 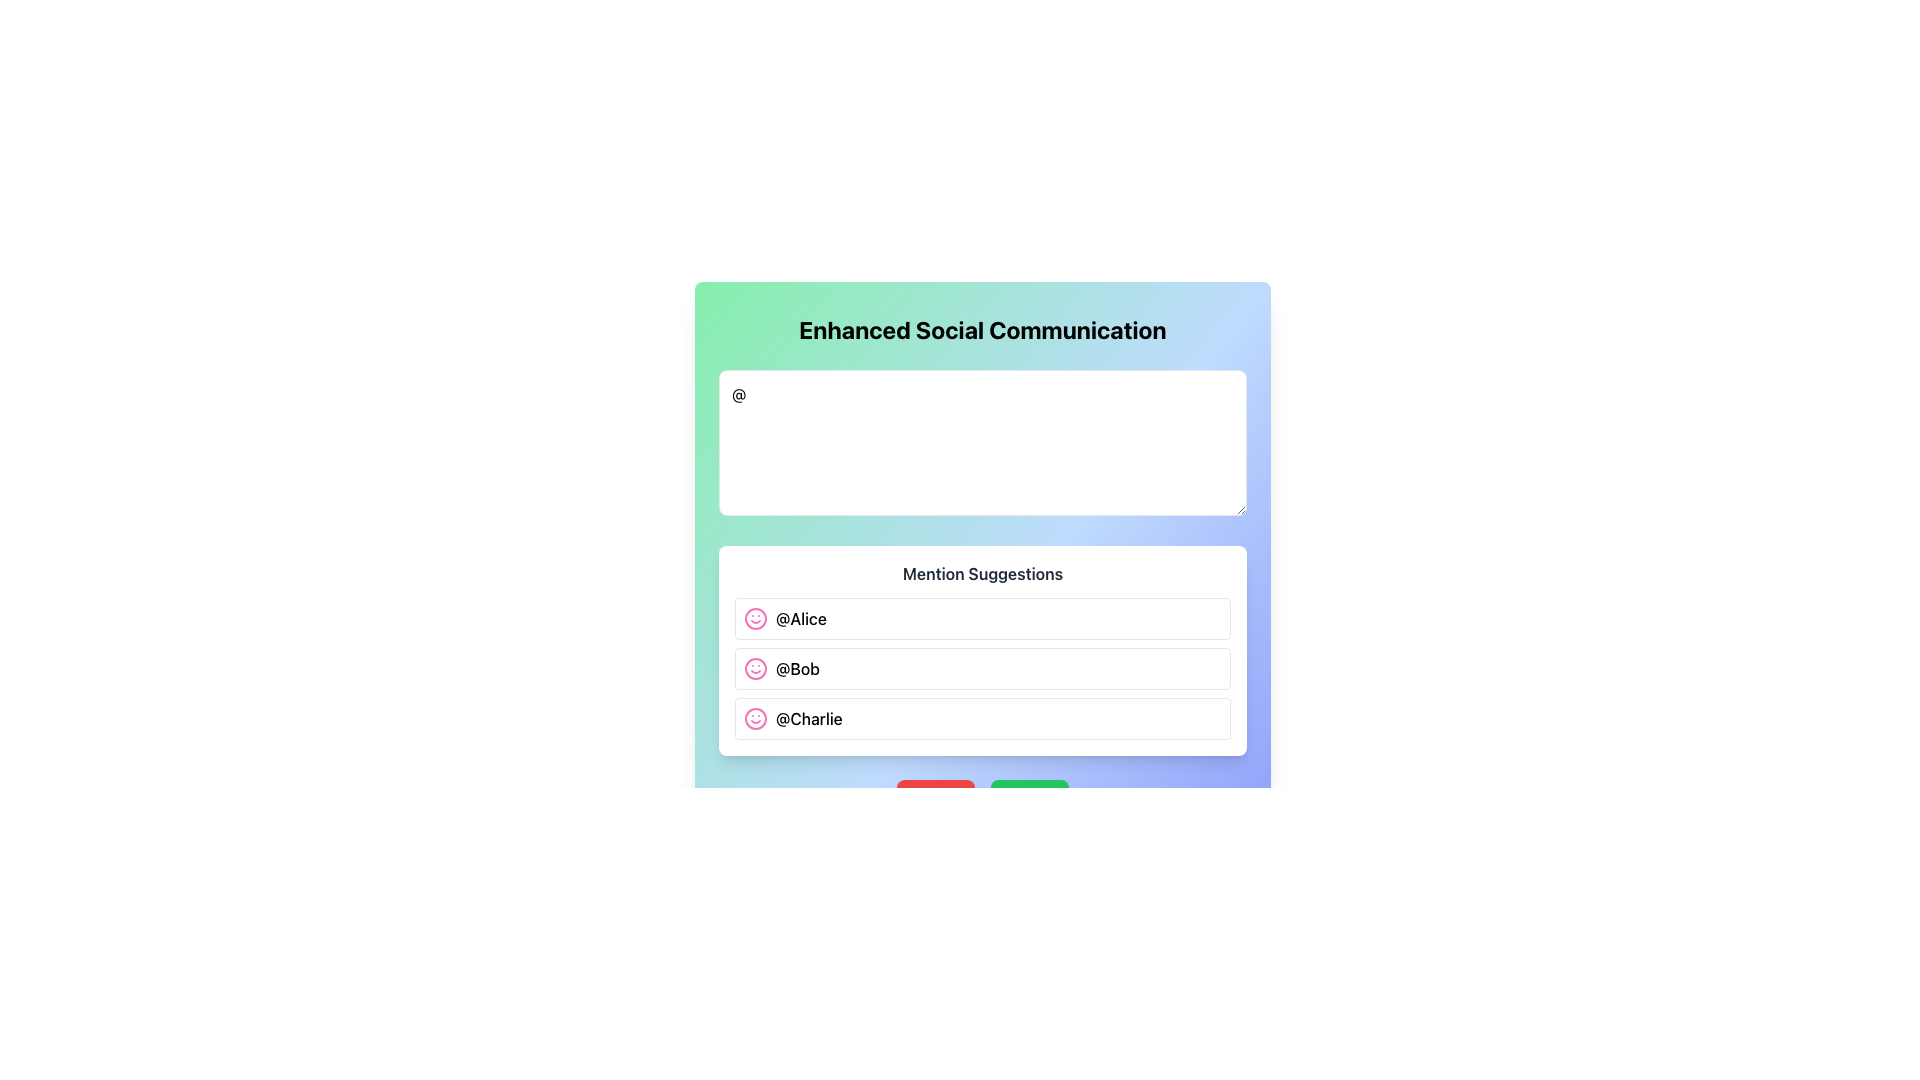 I want to click on the first selectable suggestion item for mentioning the user '@Alice', so click(x=983, y=617).